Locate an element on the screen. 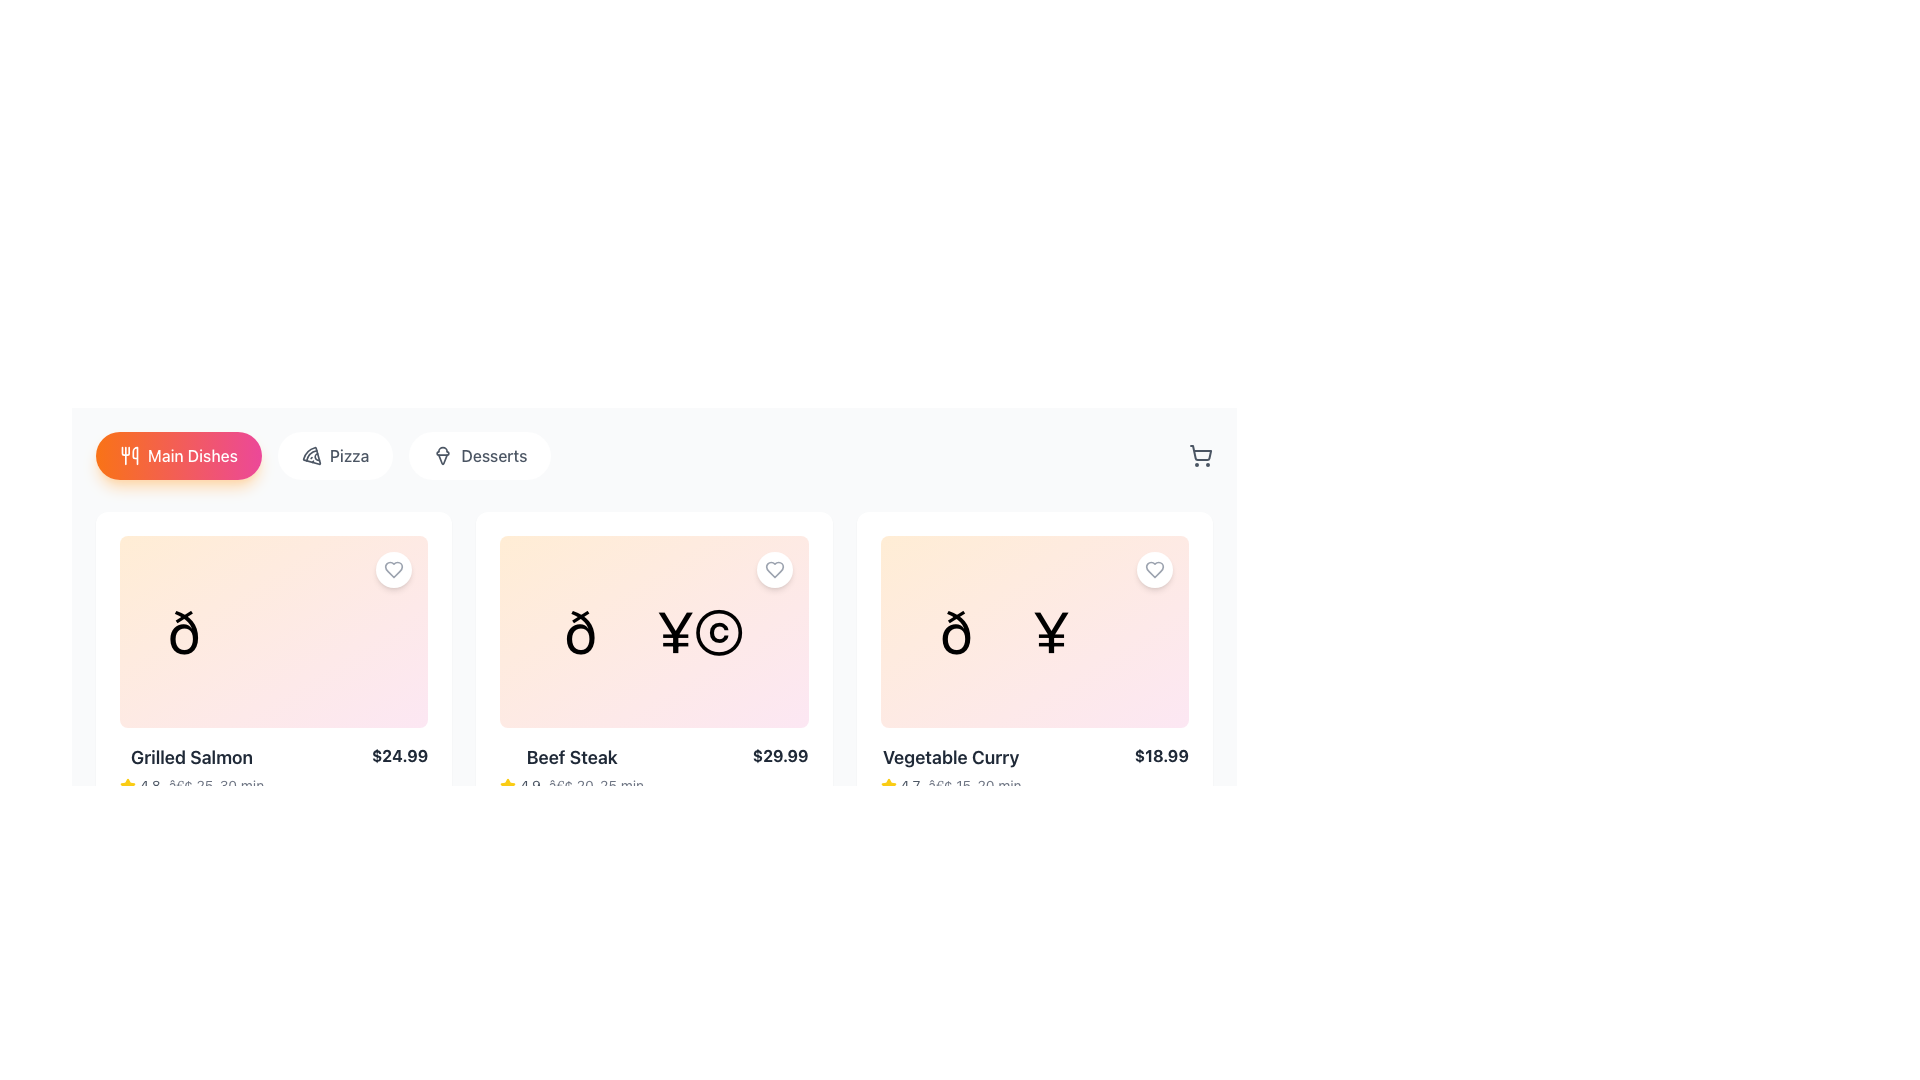 This screenshot has width=1920, height=1080. the 'Desserts' text label in the menu, which is the third option after 'Main Dishes' and 'Pizza' is located at coordinates (494, 455).